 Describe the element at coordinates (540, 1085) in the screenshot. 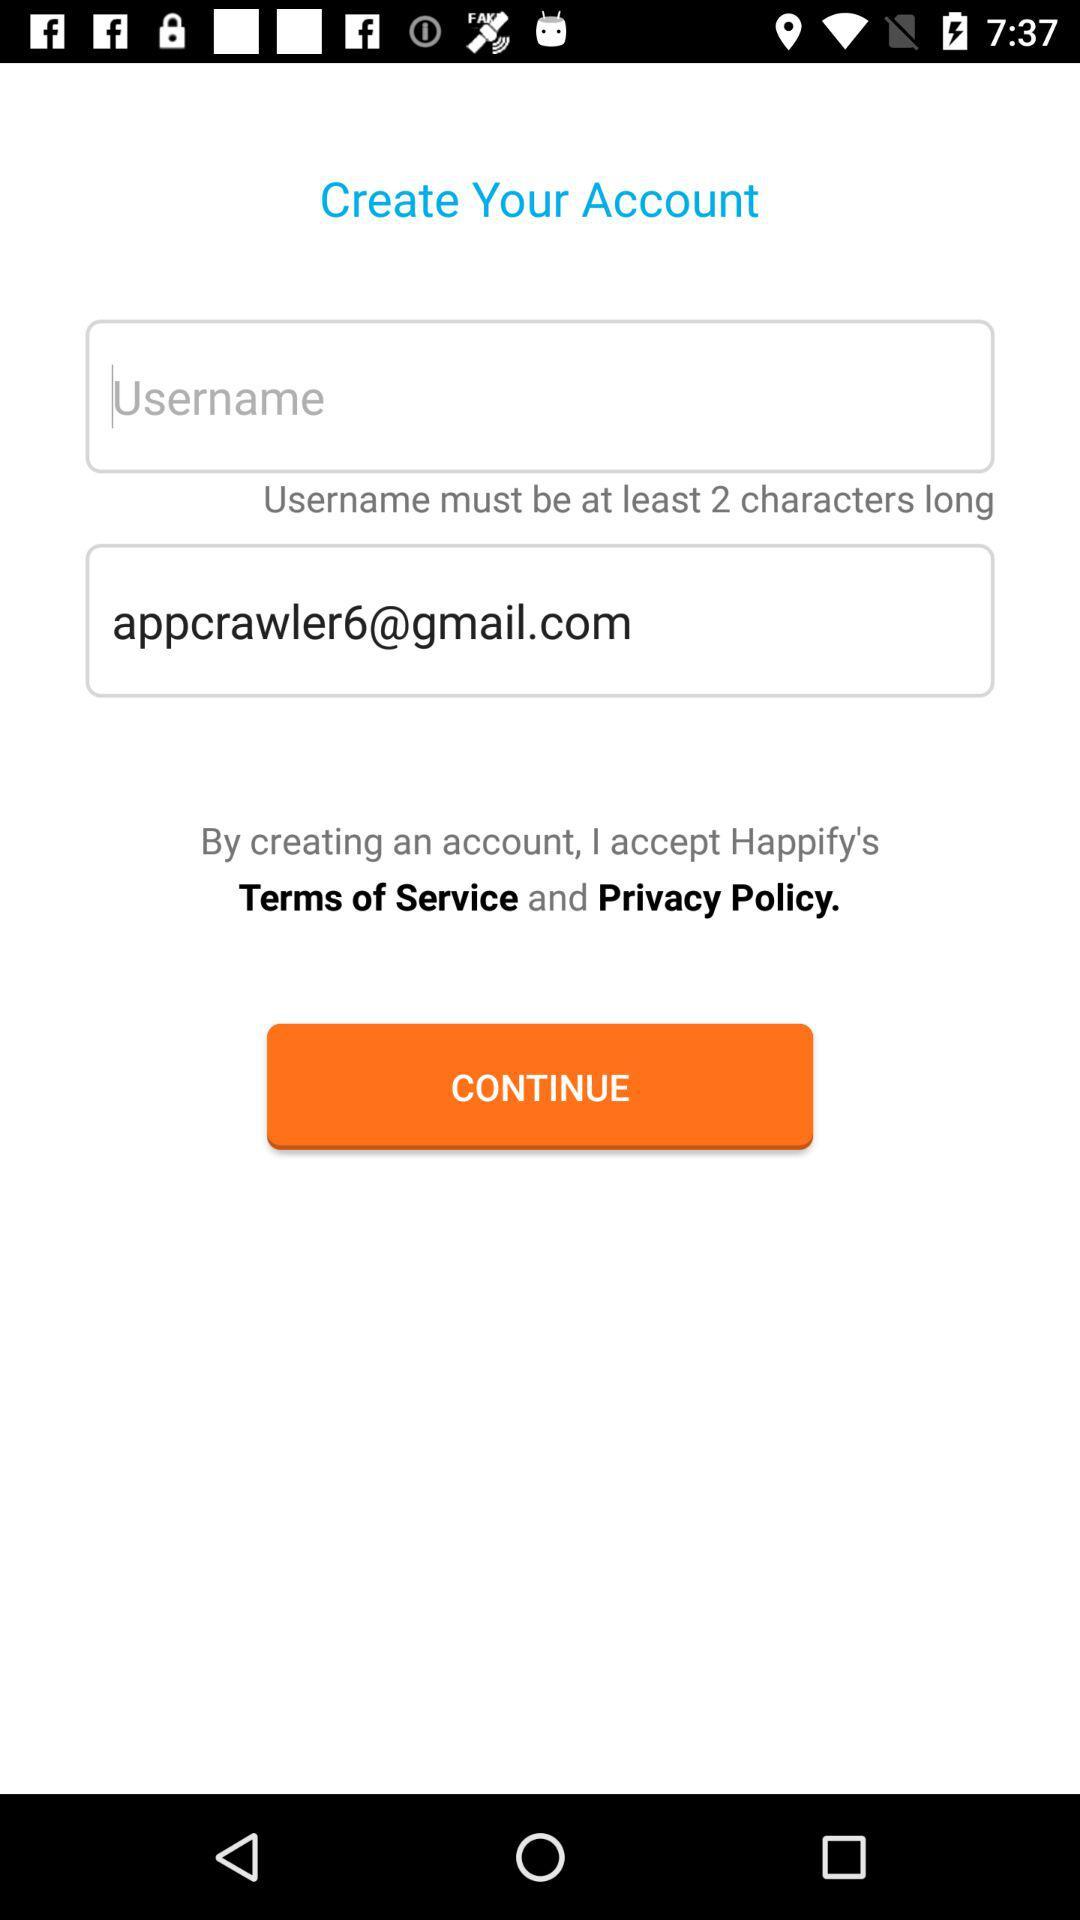

I see `icon below the terms of service` at that location.